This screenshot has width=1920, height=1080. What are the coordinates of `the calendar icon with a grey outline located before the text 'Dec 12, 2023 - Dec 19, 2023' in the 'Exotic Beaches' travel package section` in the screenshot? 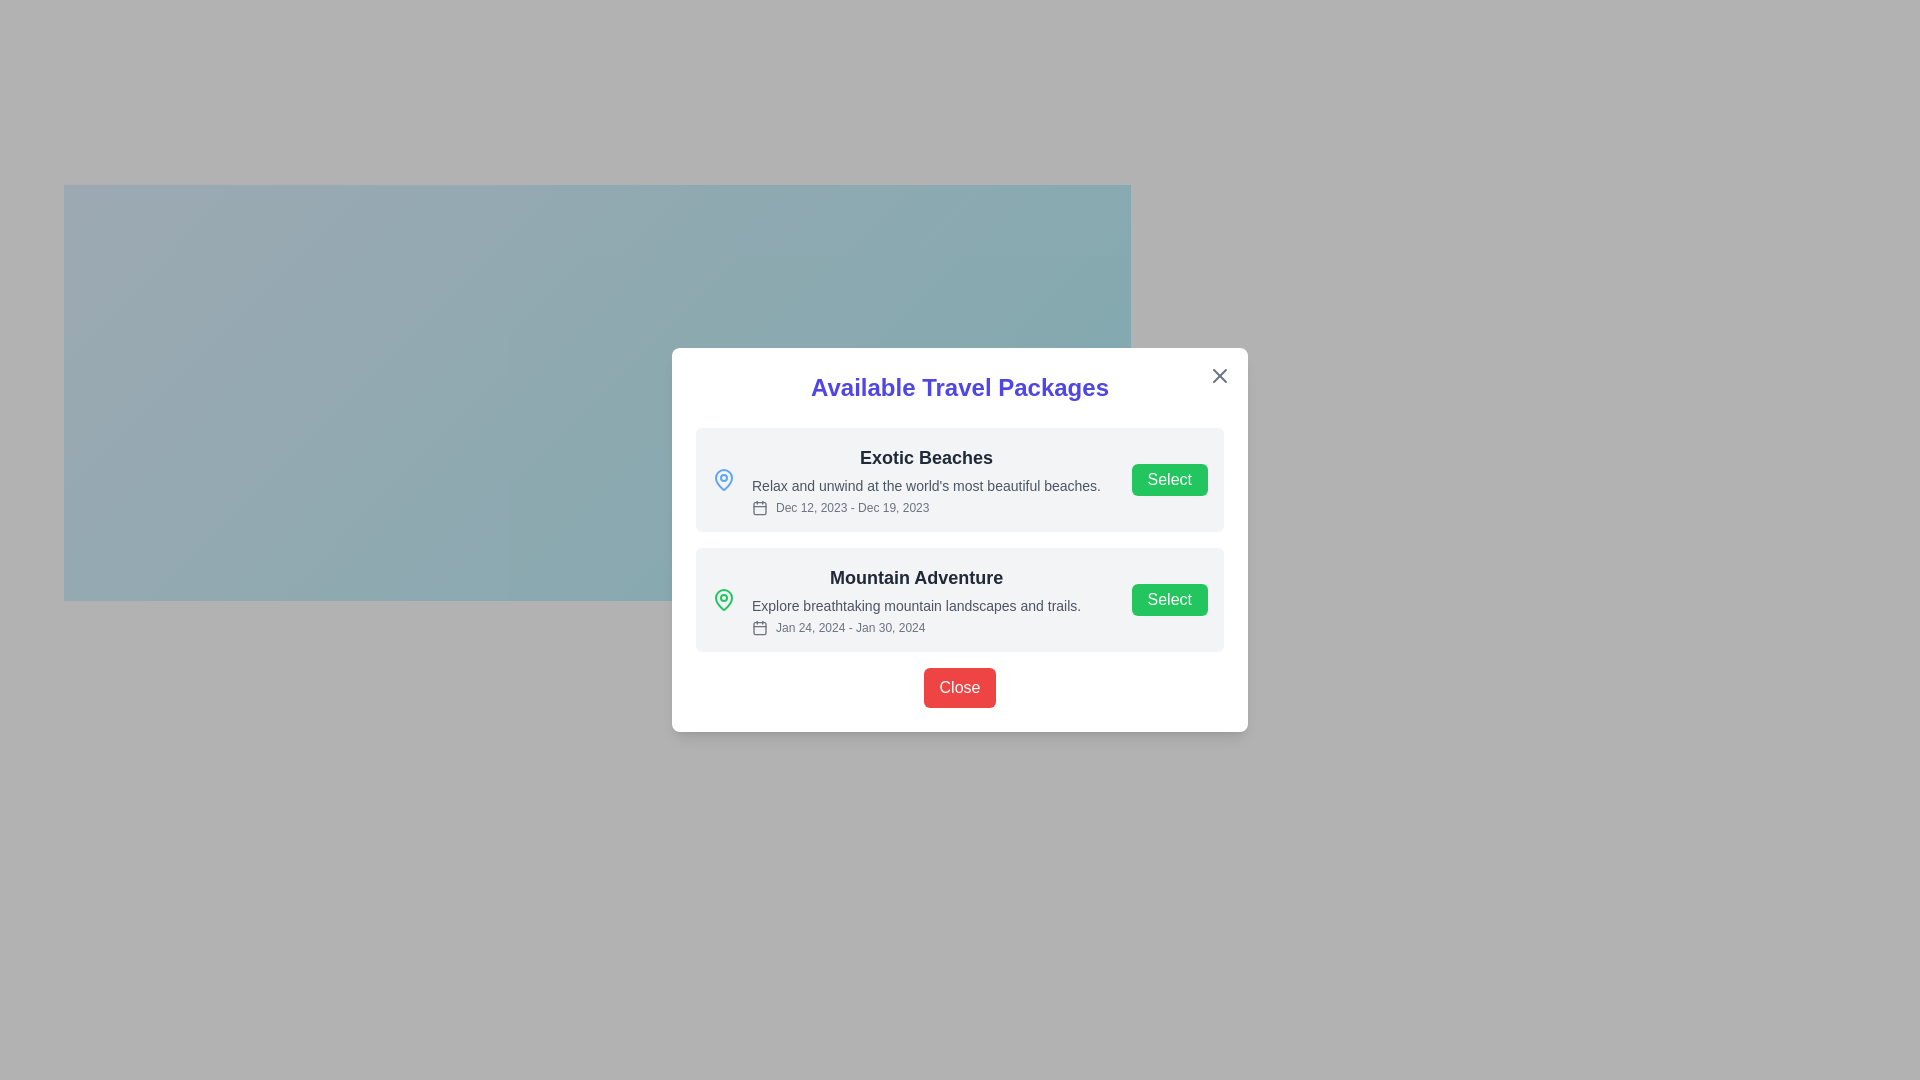 It's located at (758, 507).